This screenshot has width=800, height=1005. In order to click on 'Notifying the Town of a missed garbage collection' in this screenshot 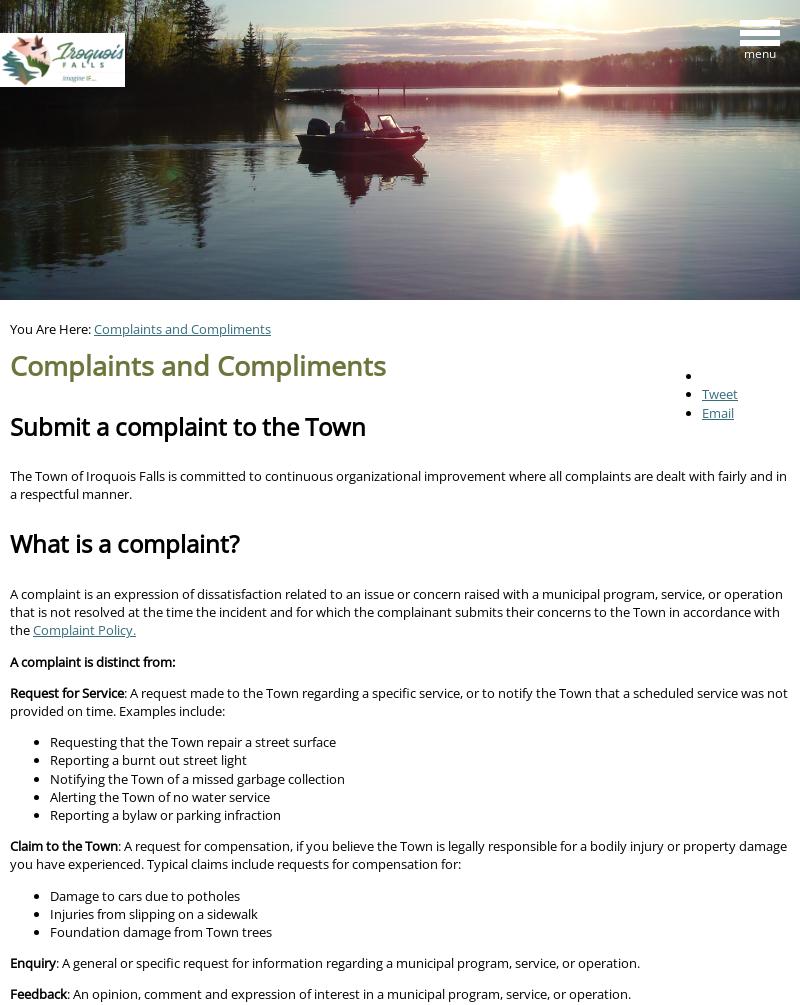, I will do `click(196, 777)`.